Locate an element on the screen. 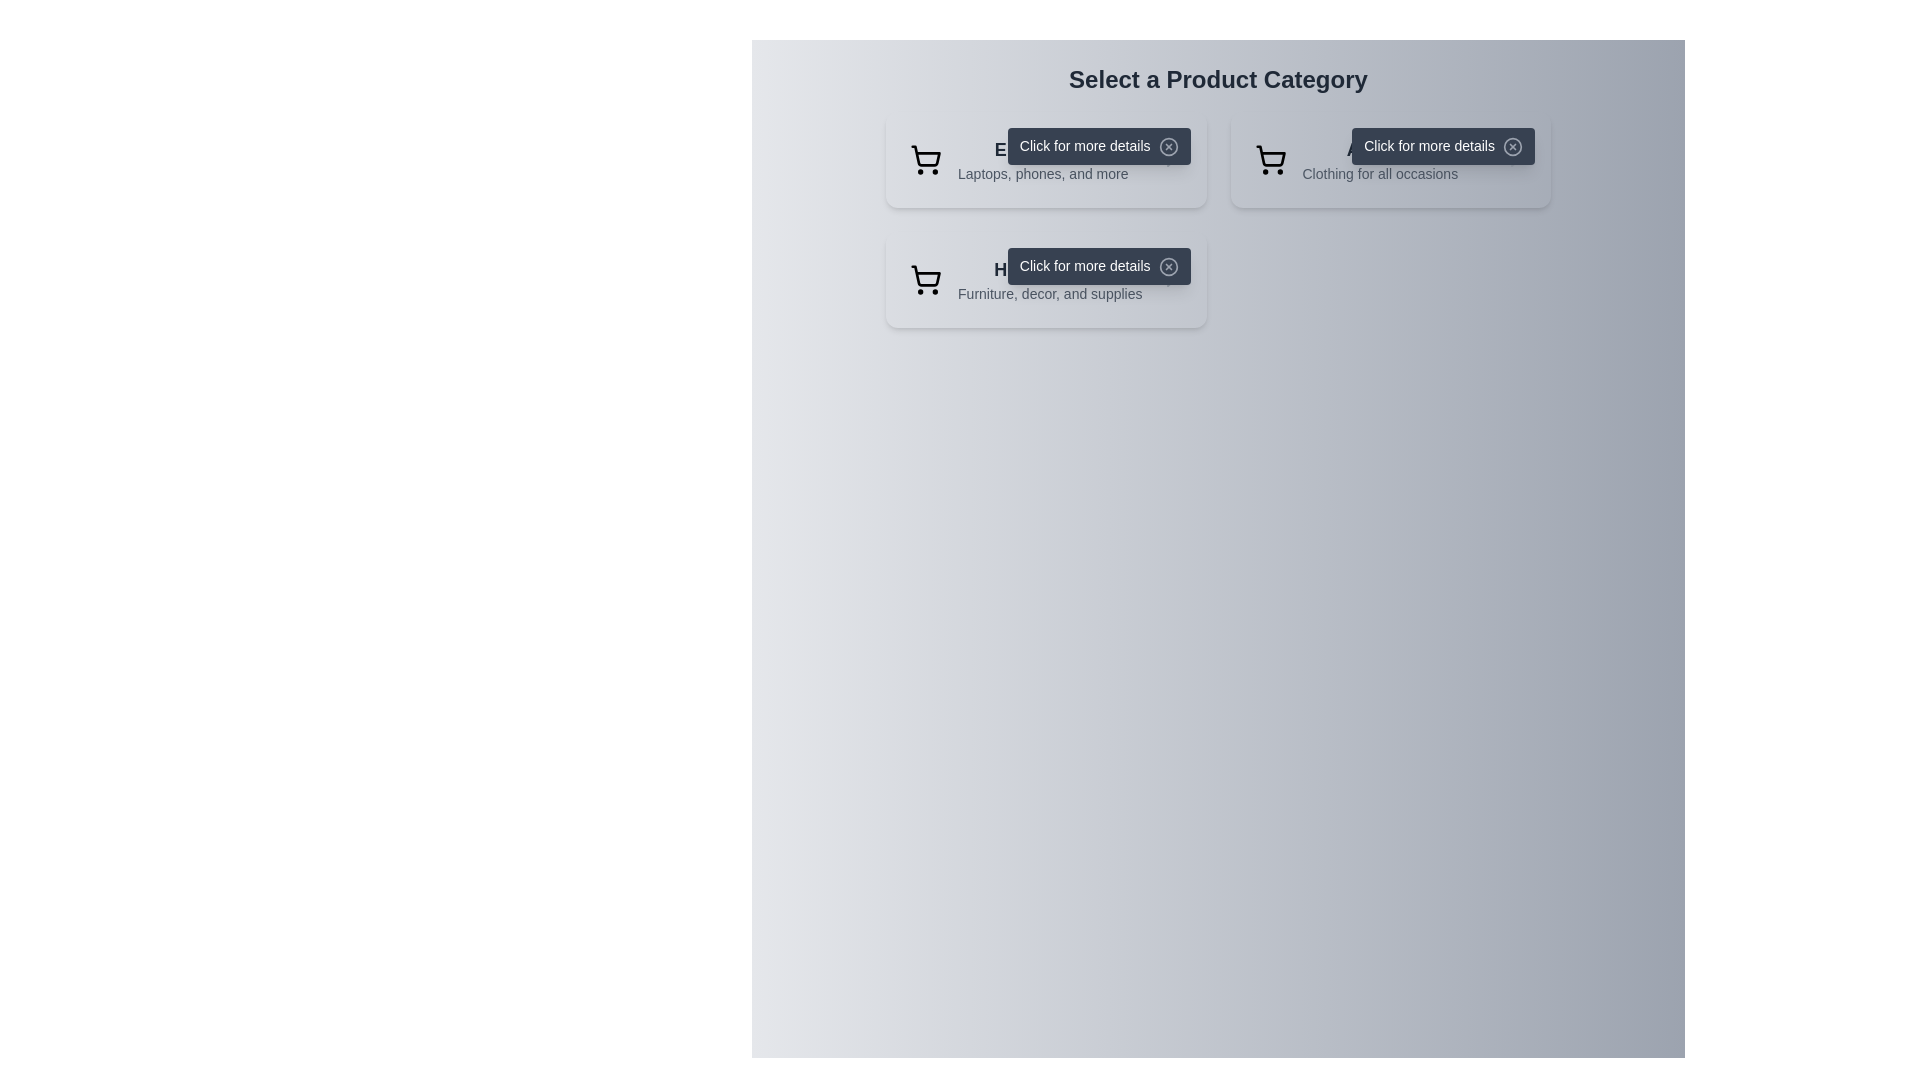 The height and width of the screenshot is (1080, 1920). the static text element used as a heading that introduces the product categories section, located at the top-center of the interface is located at coordinates (1217, 79).